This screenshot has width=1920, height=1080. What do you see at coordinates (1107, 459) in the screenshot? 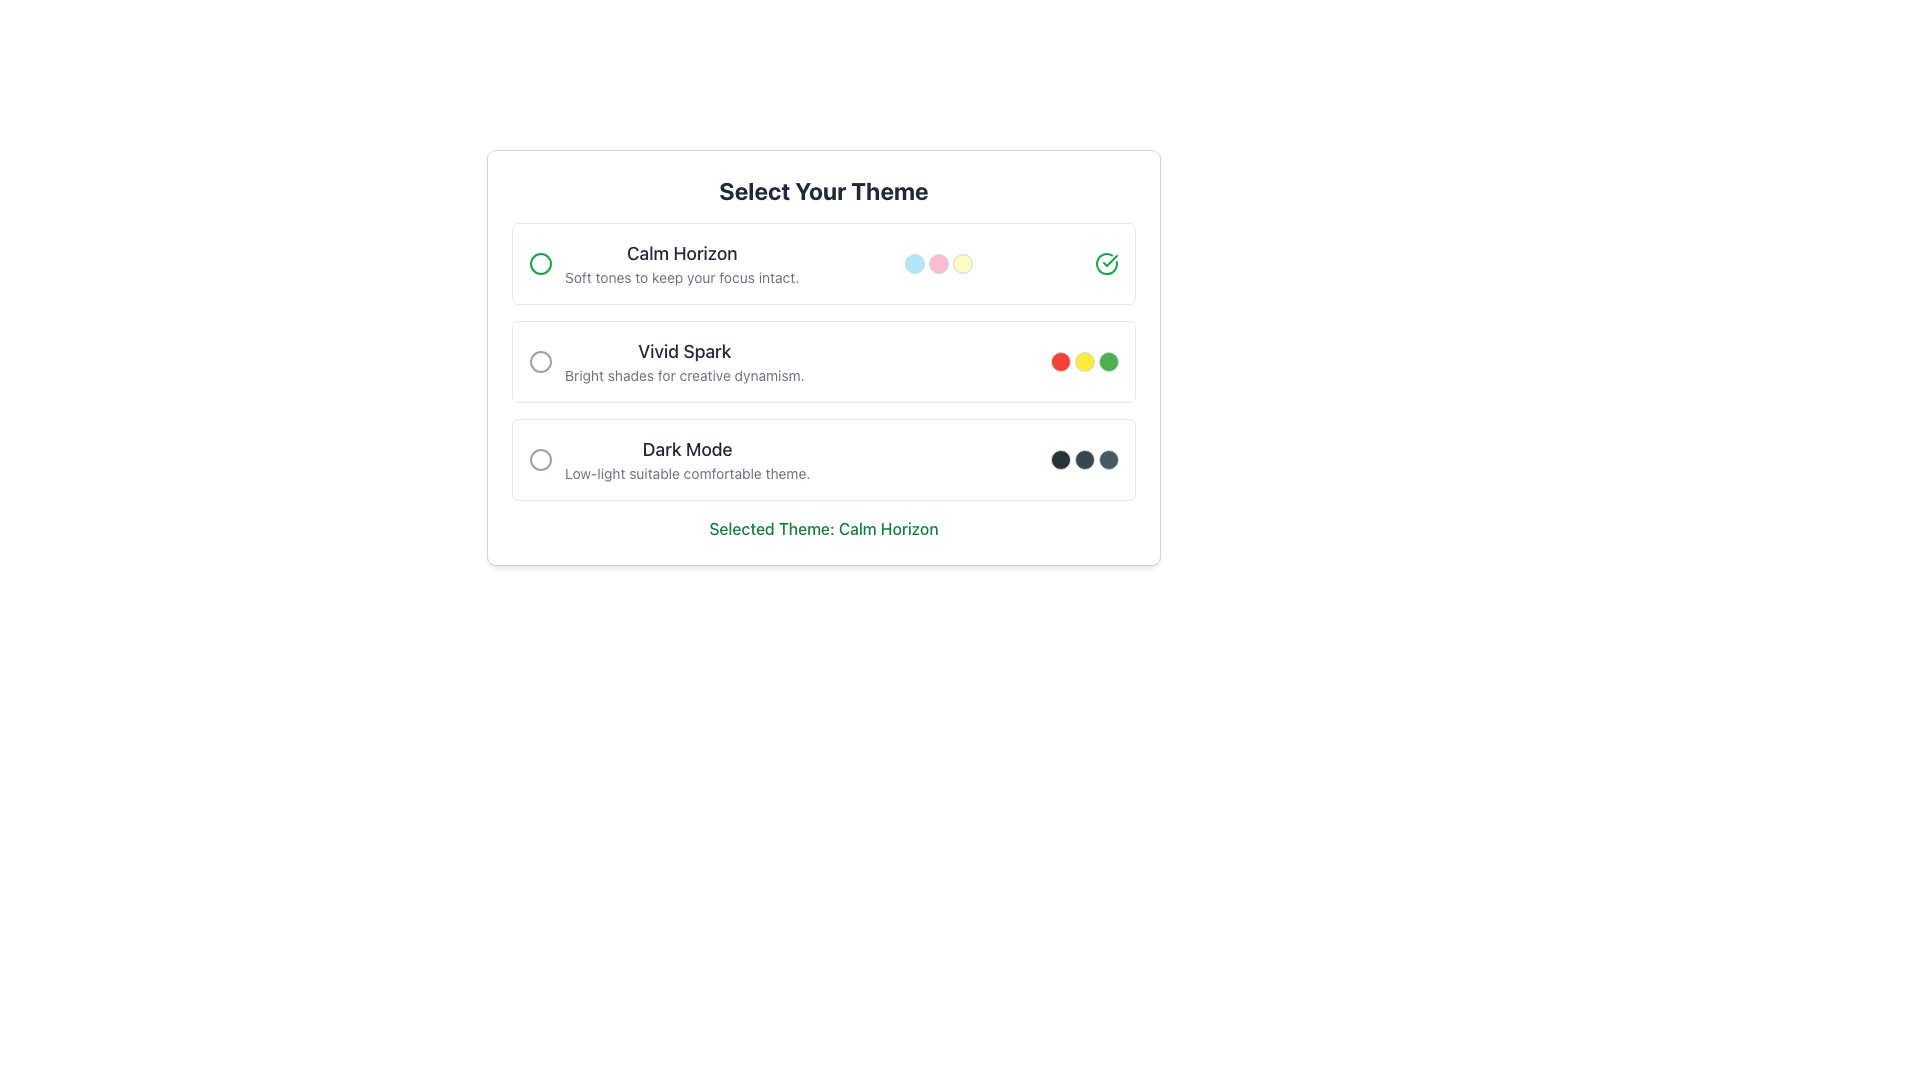
I see `the third selectable indicator circle with a dark bluish-grey fill, positioned next to the 'Dark Mode' text in the 'Select Your Theme' interface` at bounding box center [1107, 459].